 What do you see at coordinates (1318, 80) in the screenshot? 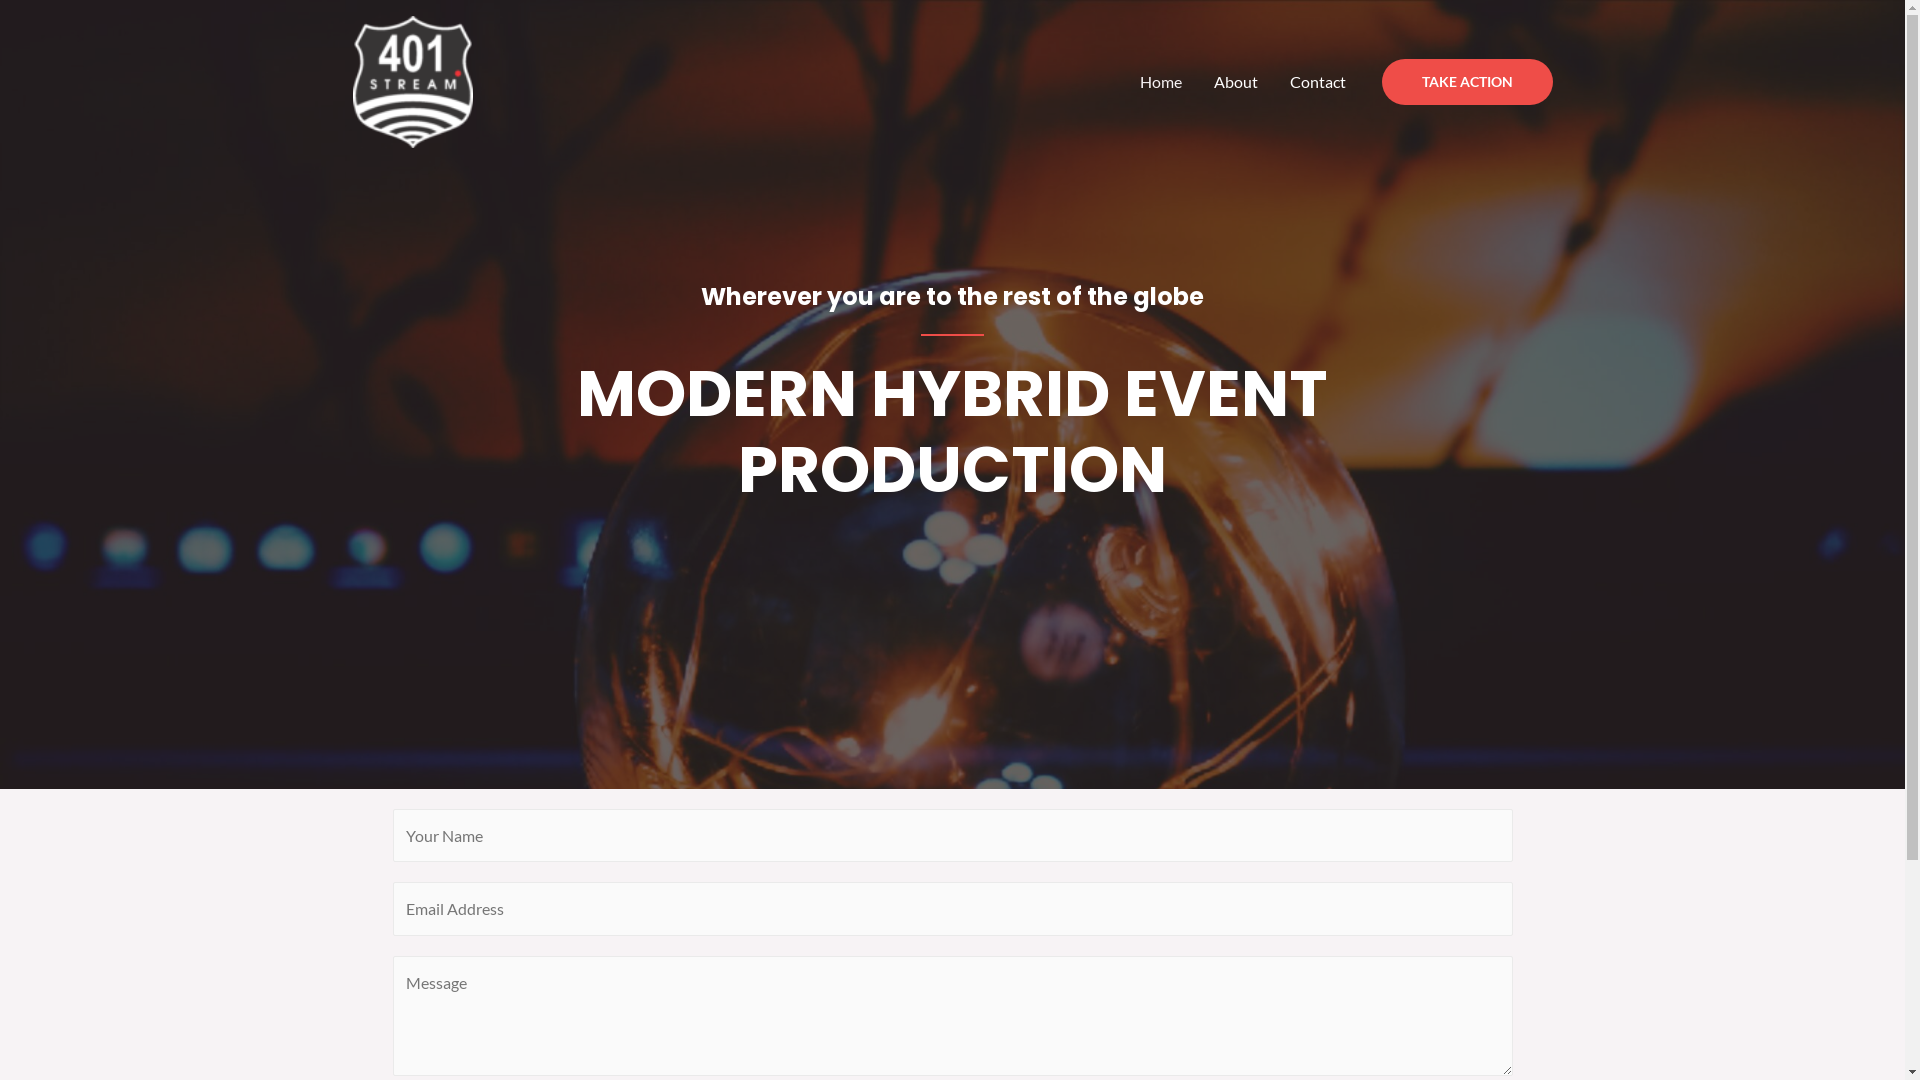
I see `'Contact'` at bounding box center [1318, 80].